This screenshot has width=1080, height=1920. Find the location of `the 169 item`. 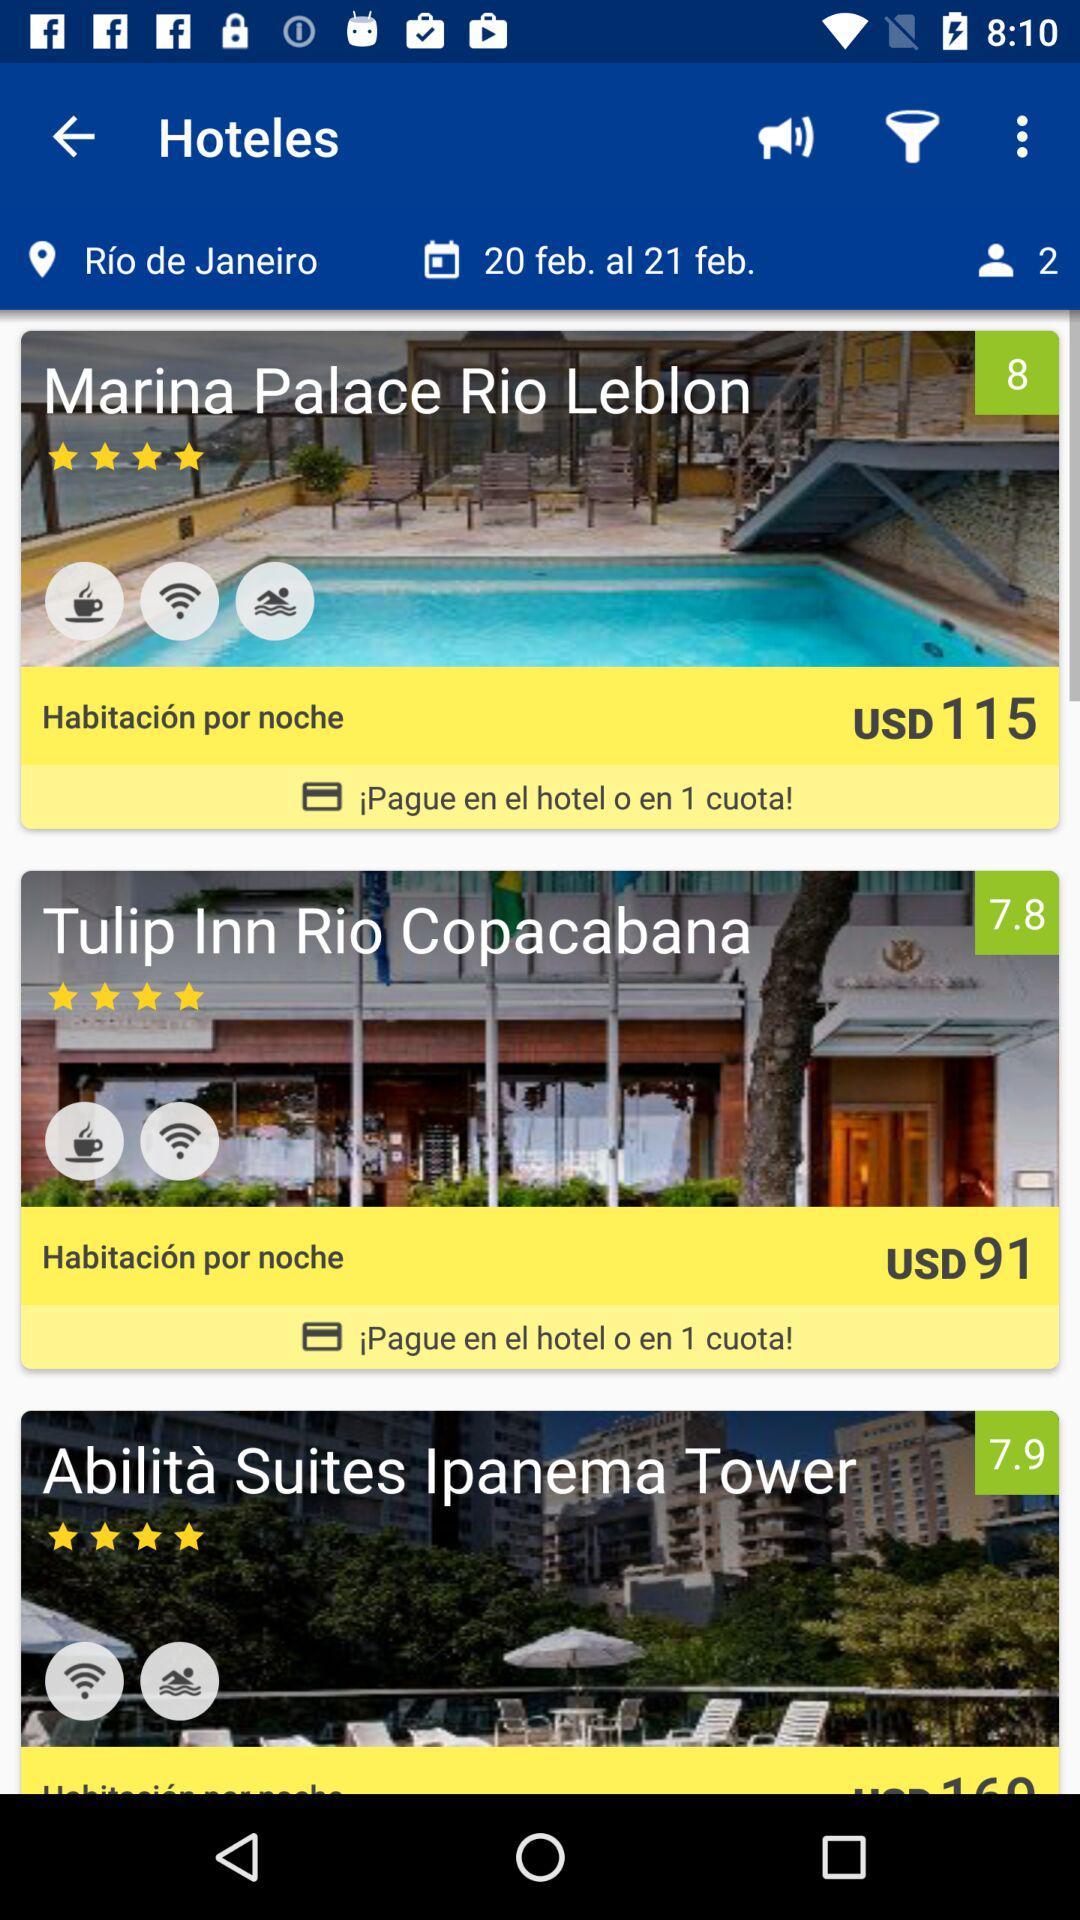

the 169 item is located at coordinates (987, 1775).